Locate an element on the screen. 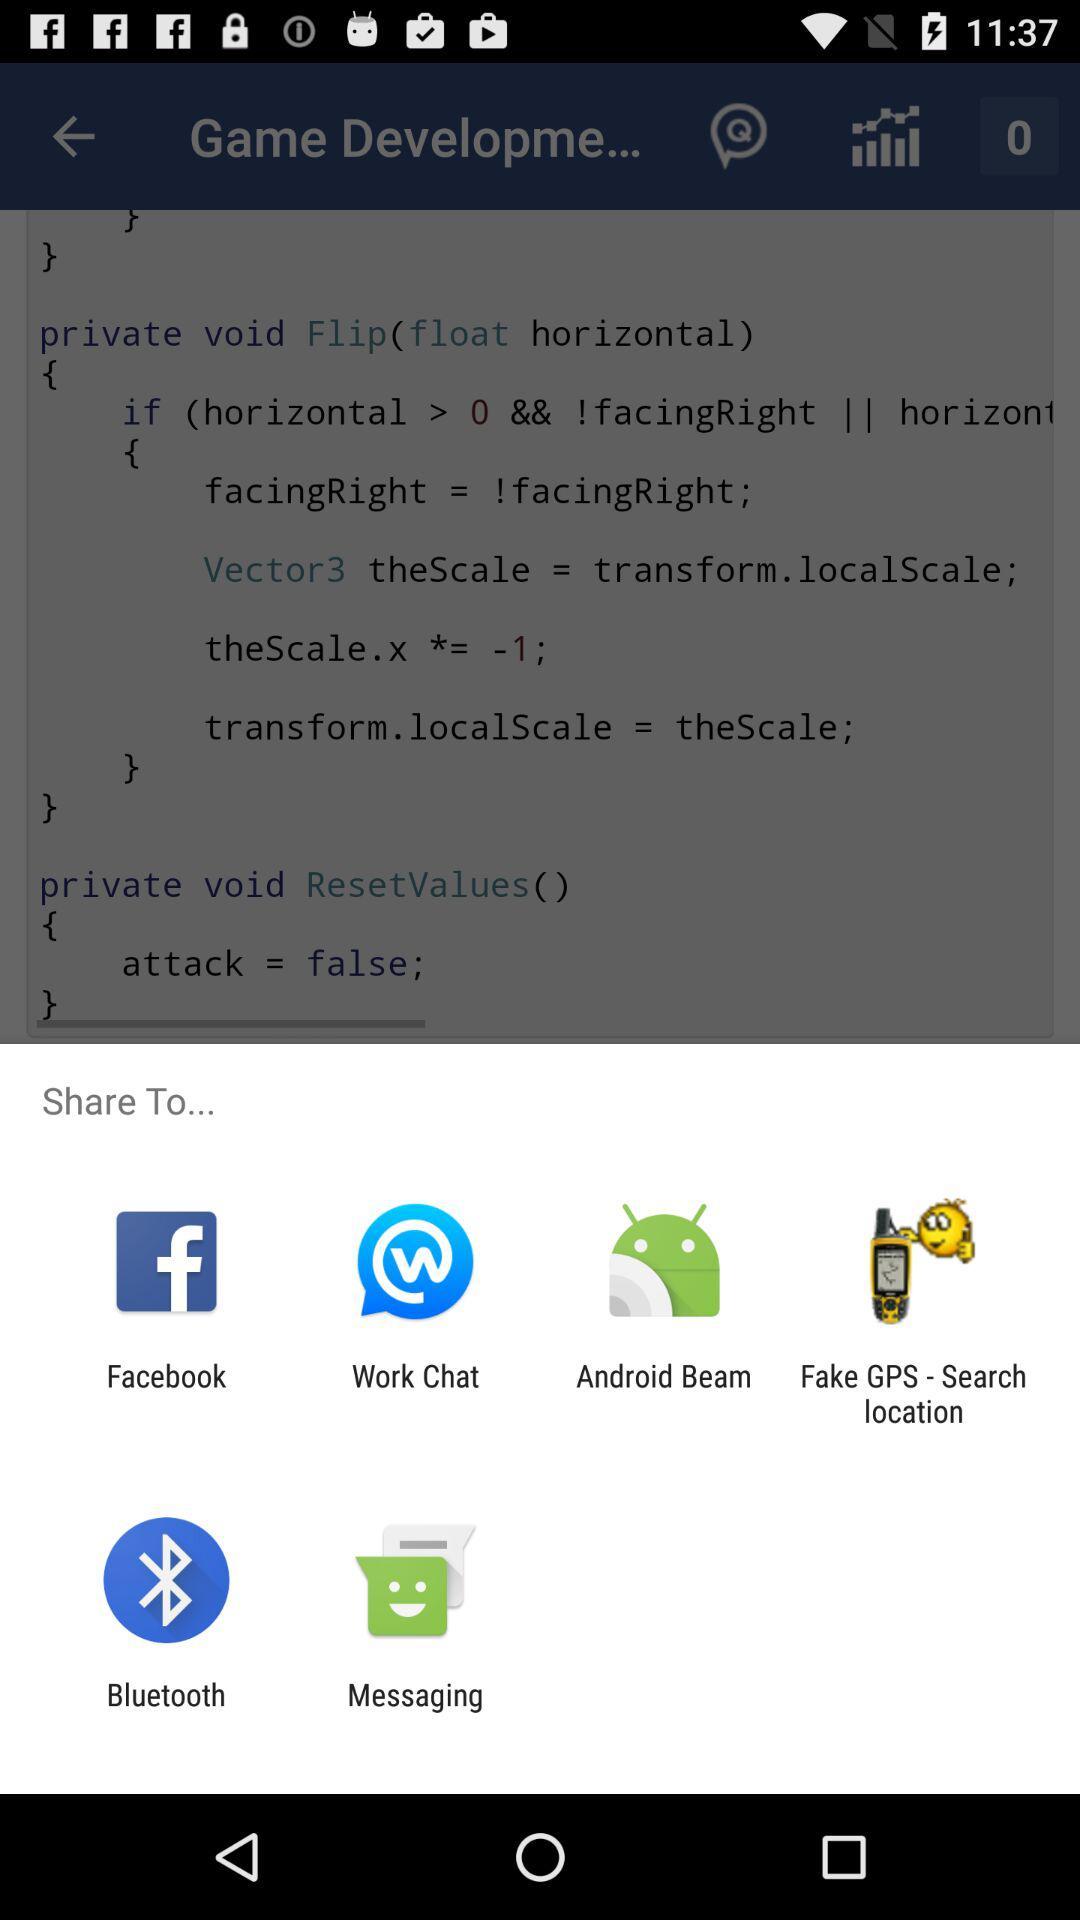  app to the left of the work chat item is located at coordinates (165, 1392).